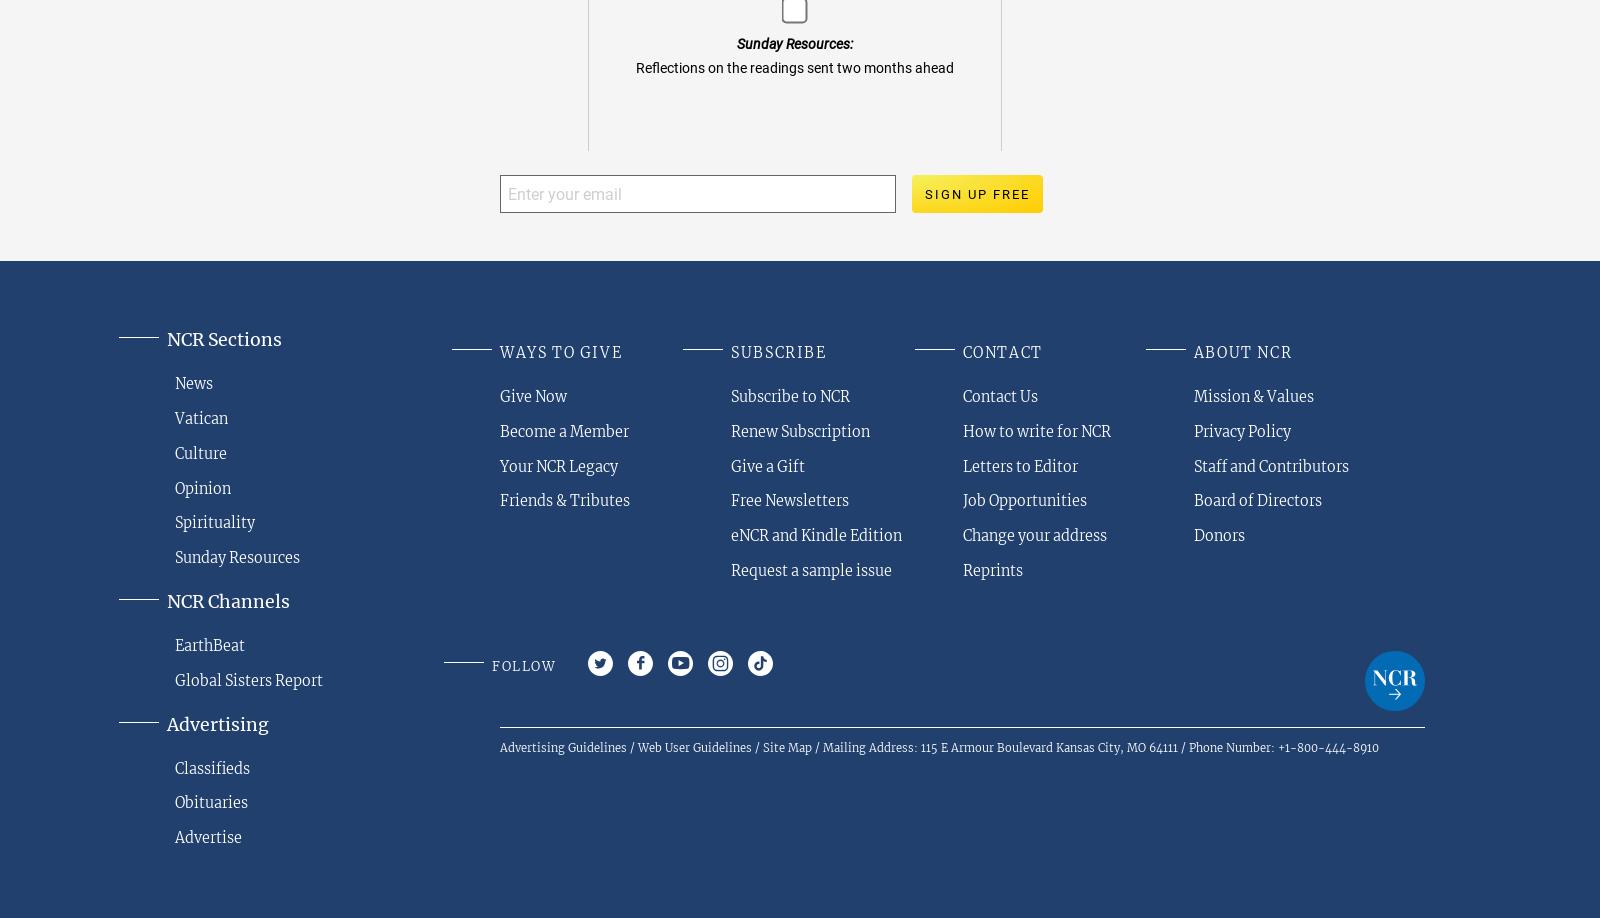 The width and height of the screenshot is (1600, 918). What do you see at coordinates (787, 746) in the screenshot?
I see `'Site Map'` at bounding box center [787, 746].